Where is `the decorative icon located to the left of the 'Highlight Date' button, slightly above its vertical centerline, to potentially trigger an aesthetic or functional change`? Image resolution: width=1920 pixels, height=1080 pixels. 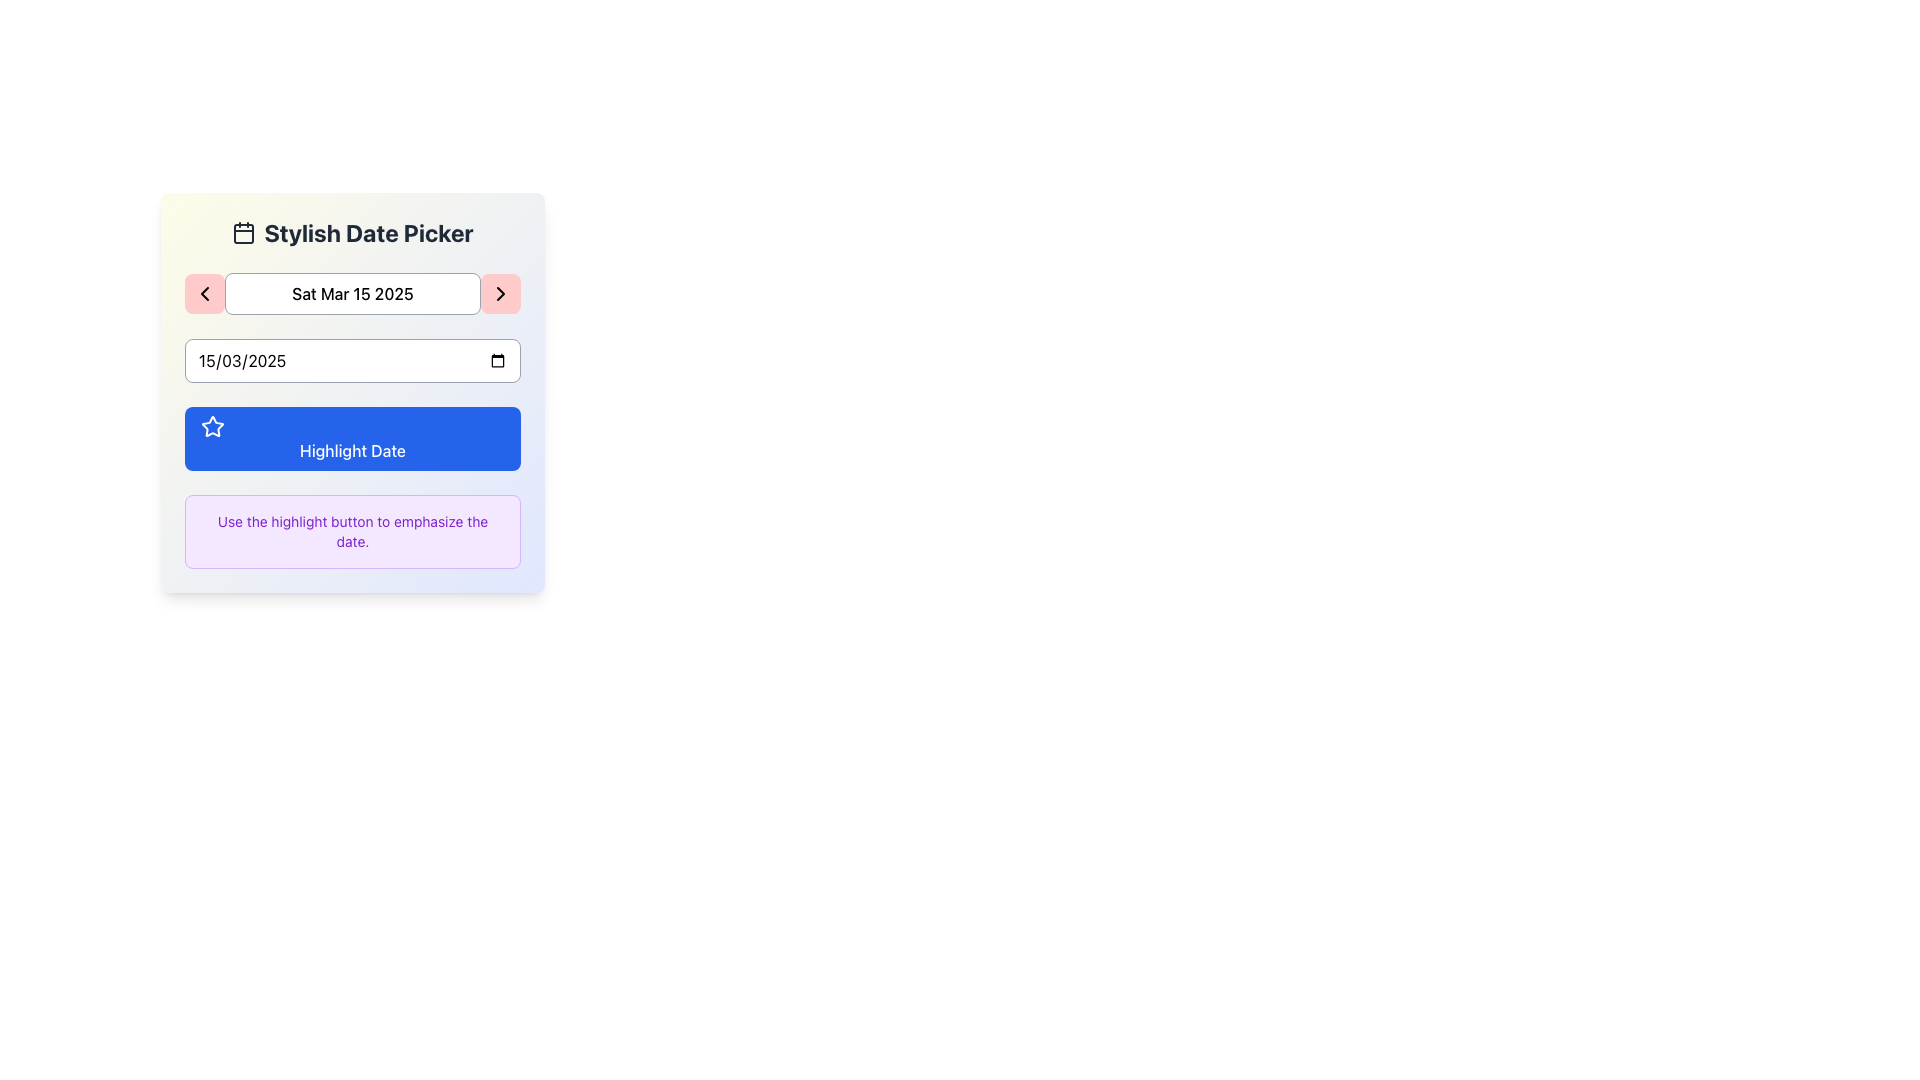
the decorative icon located to the left of the 'Highlight Date' button, slightly above its vertical centerline, to potentially trigger an aesthetic or functional change is located at coordinates (212, 425).